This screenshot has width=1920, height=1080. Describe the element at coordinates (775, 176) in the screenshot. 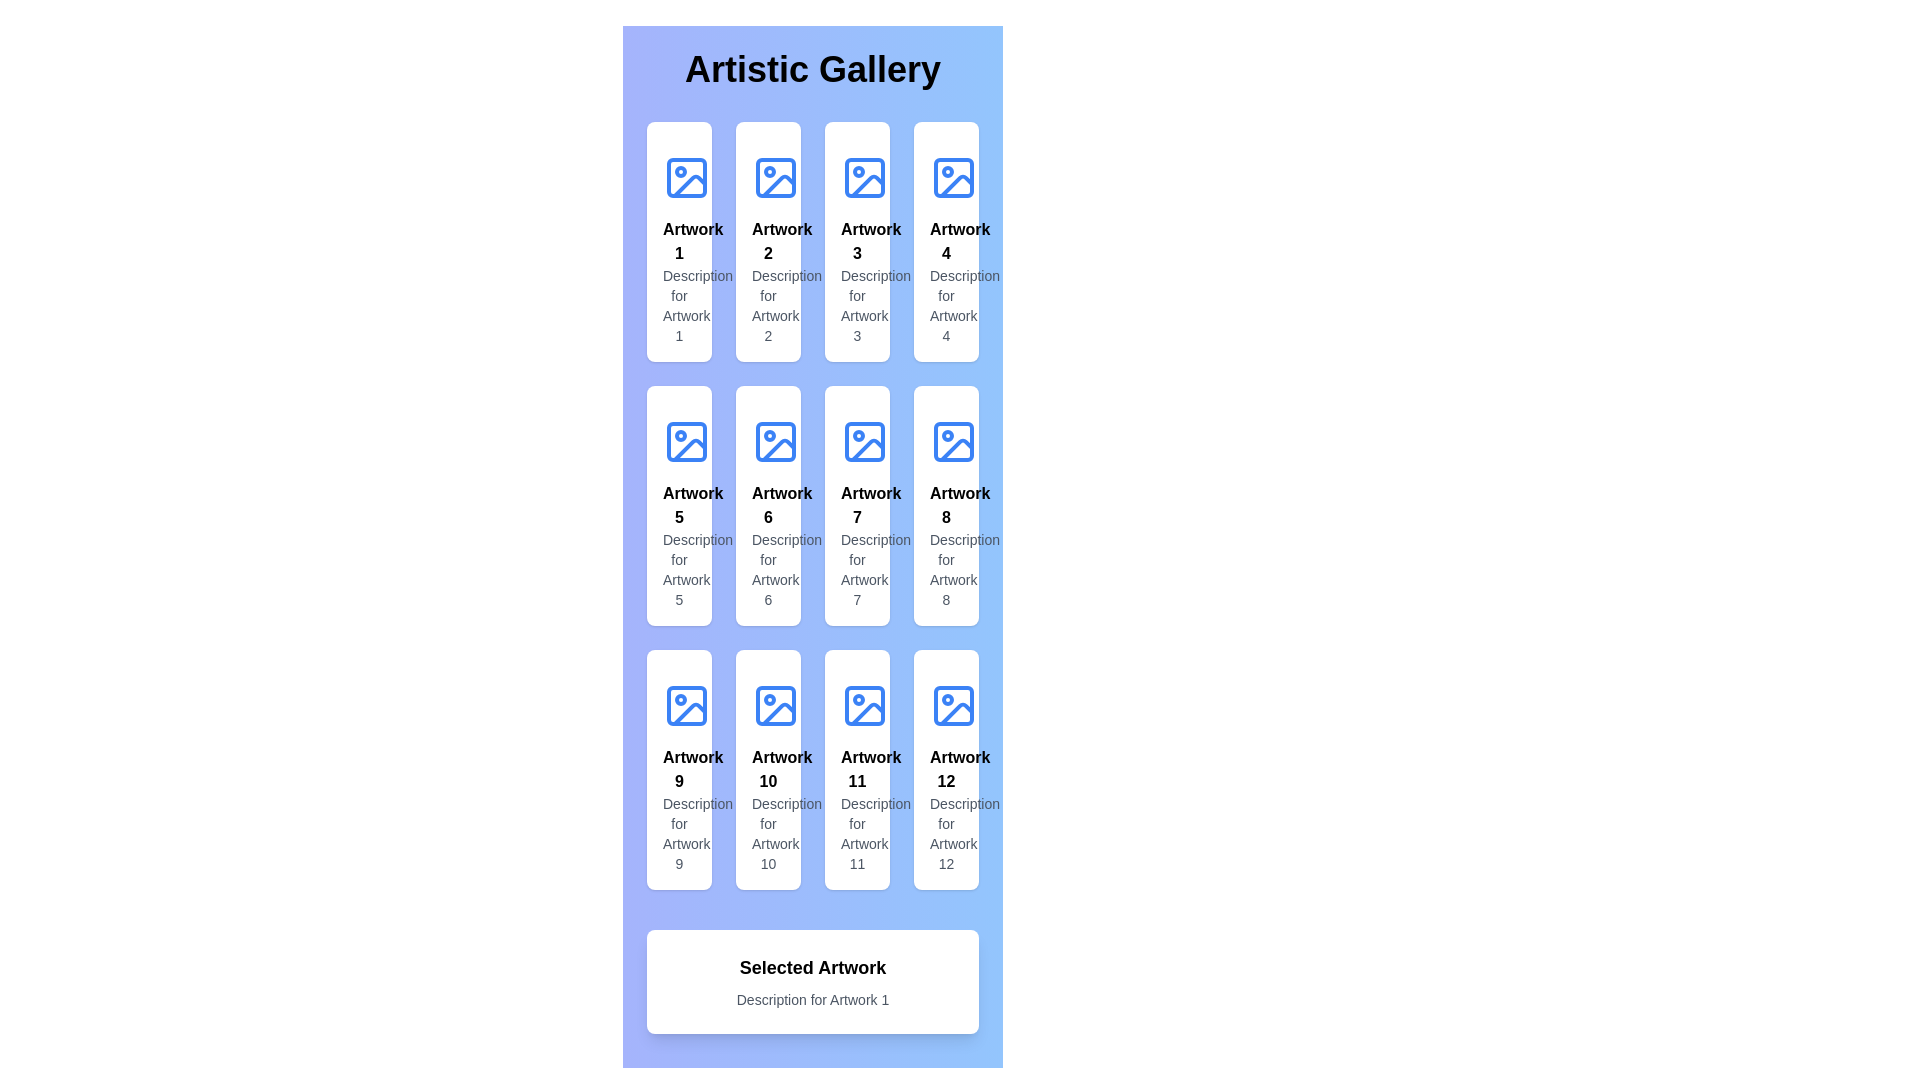

I see `the Icon graphic element located in the second artwork section, which features an image placeholder graphic under 'Artwork 2'` at that location.